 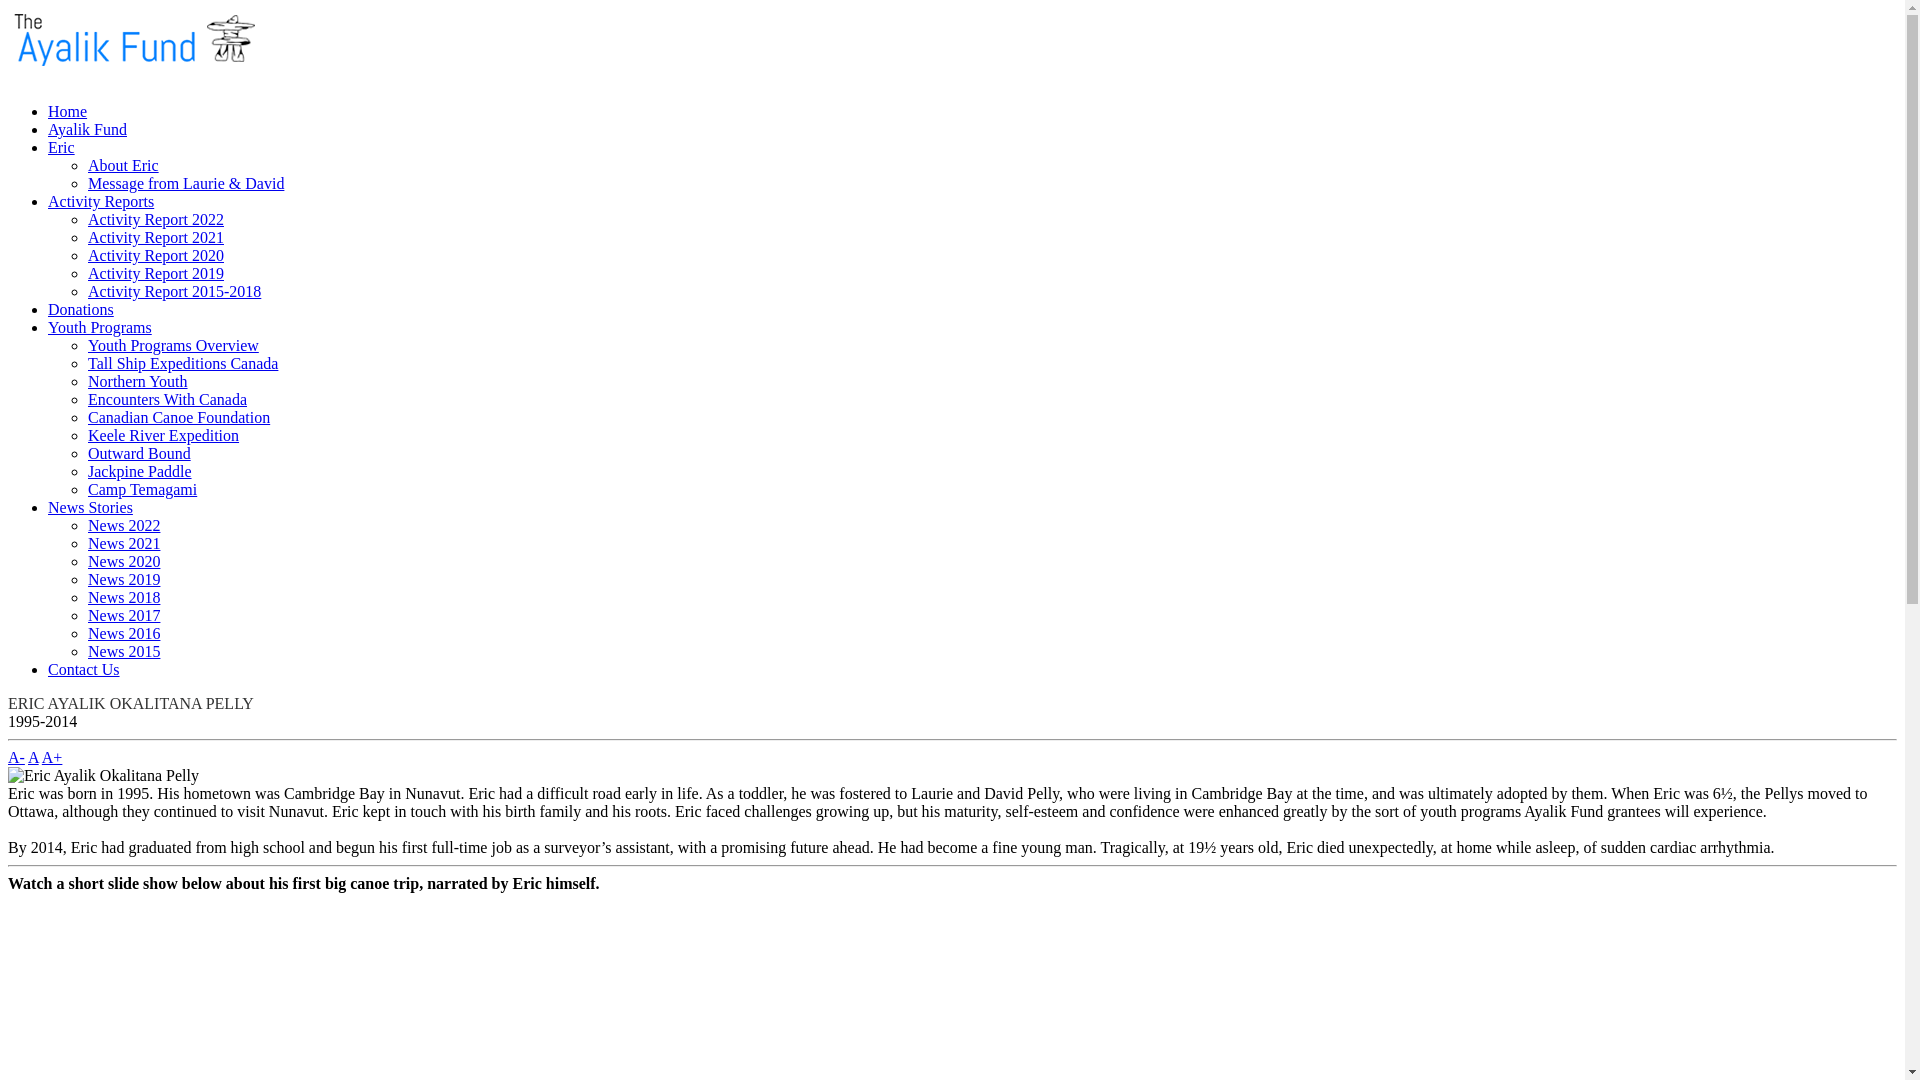 I want to click on 'News 2018', so click(x=86, y=596).